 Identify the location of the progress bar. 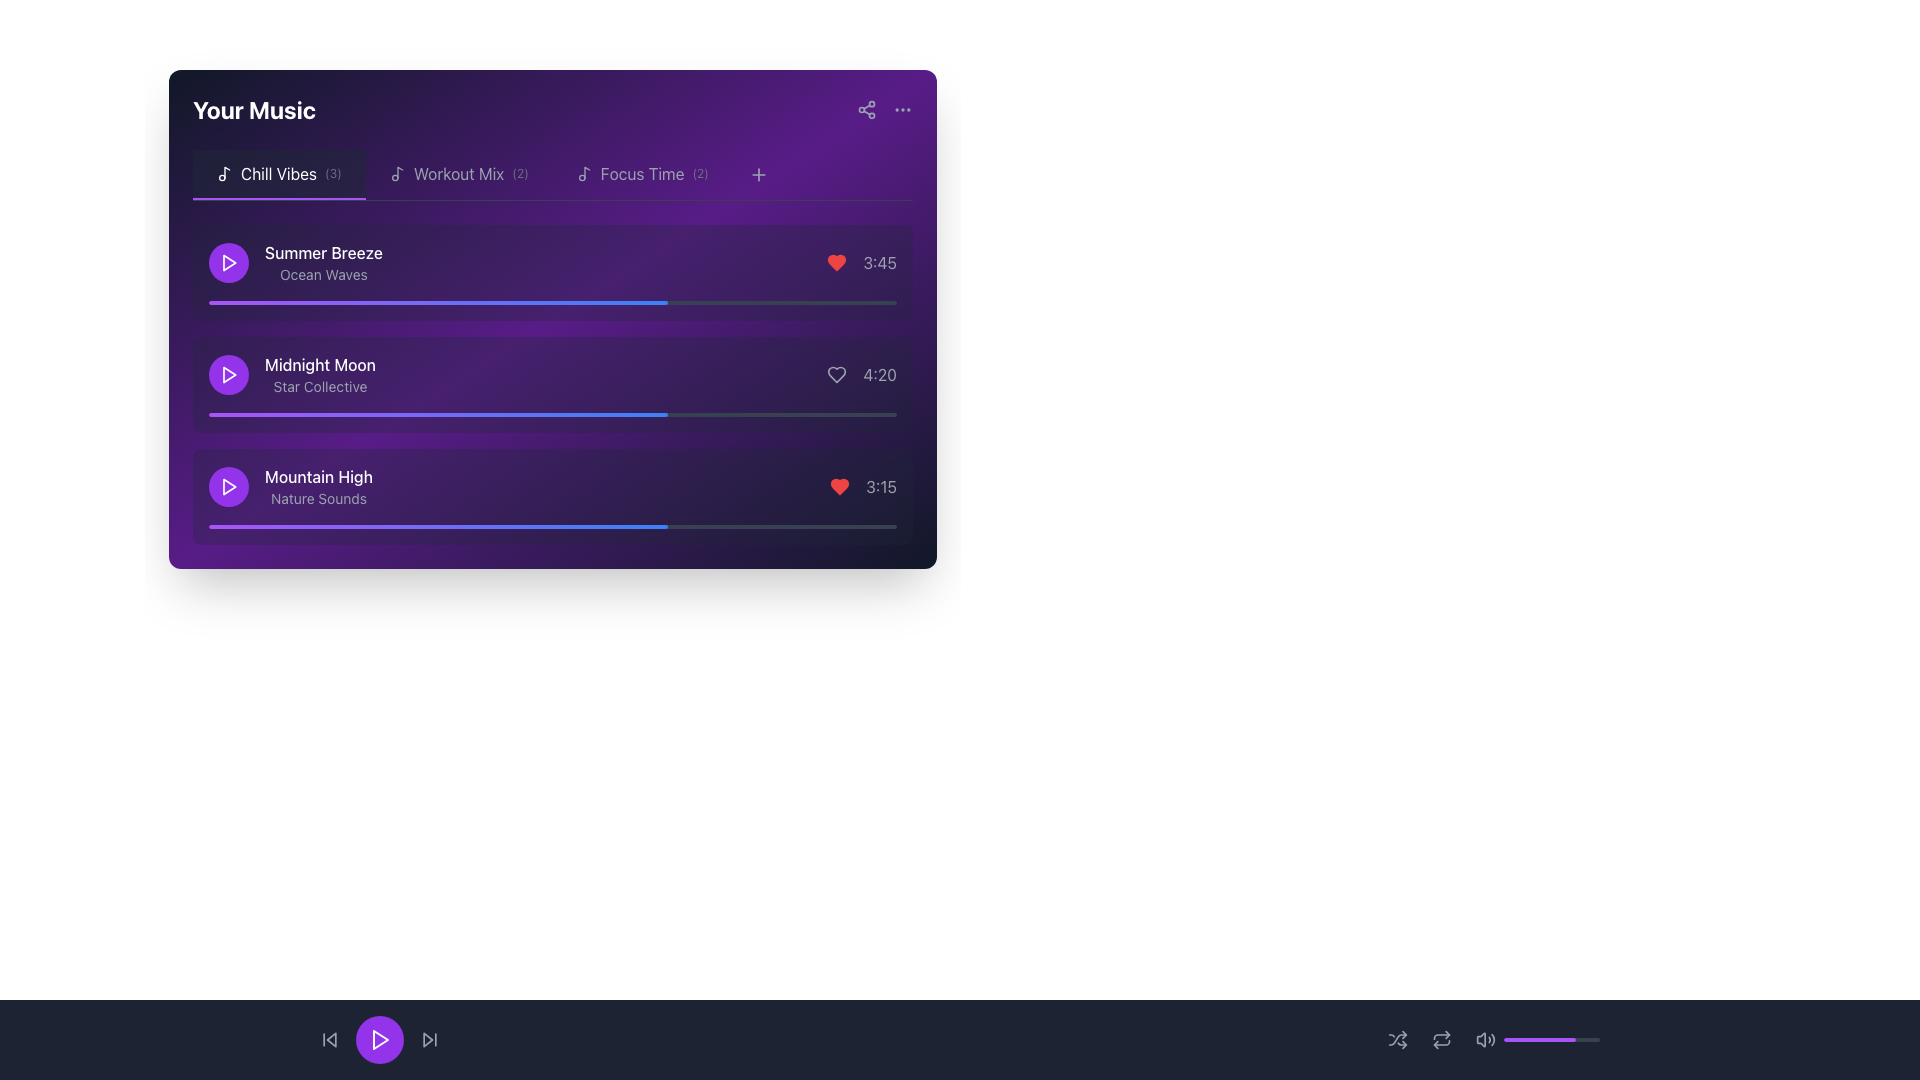
(607, 414).